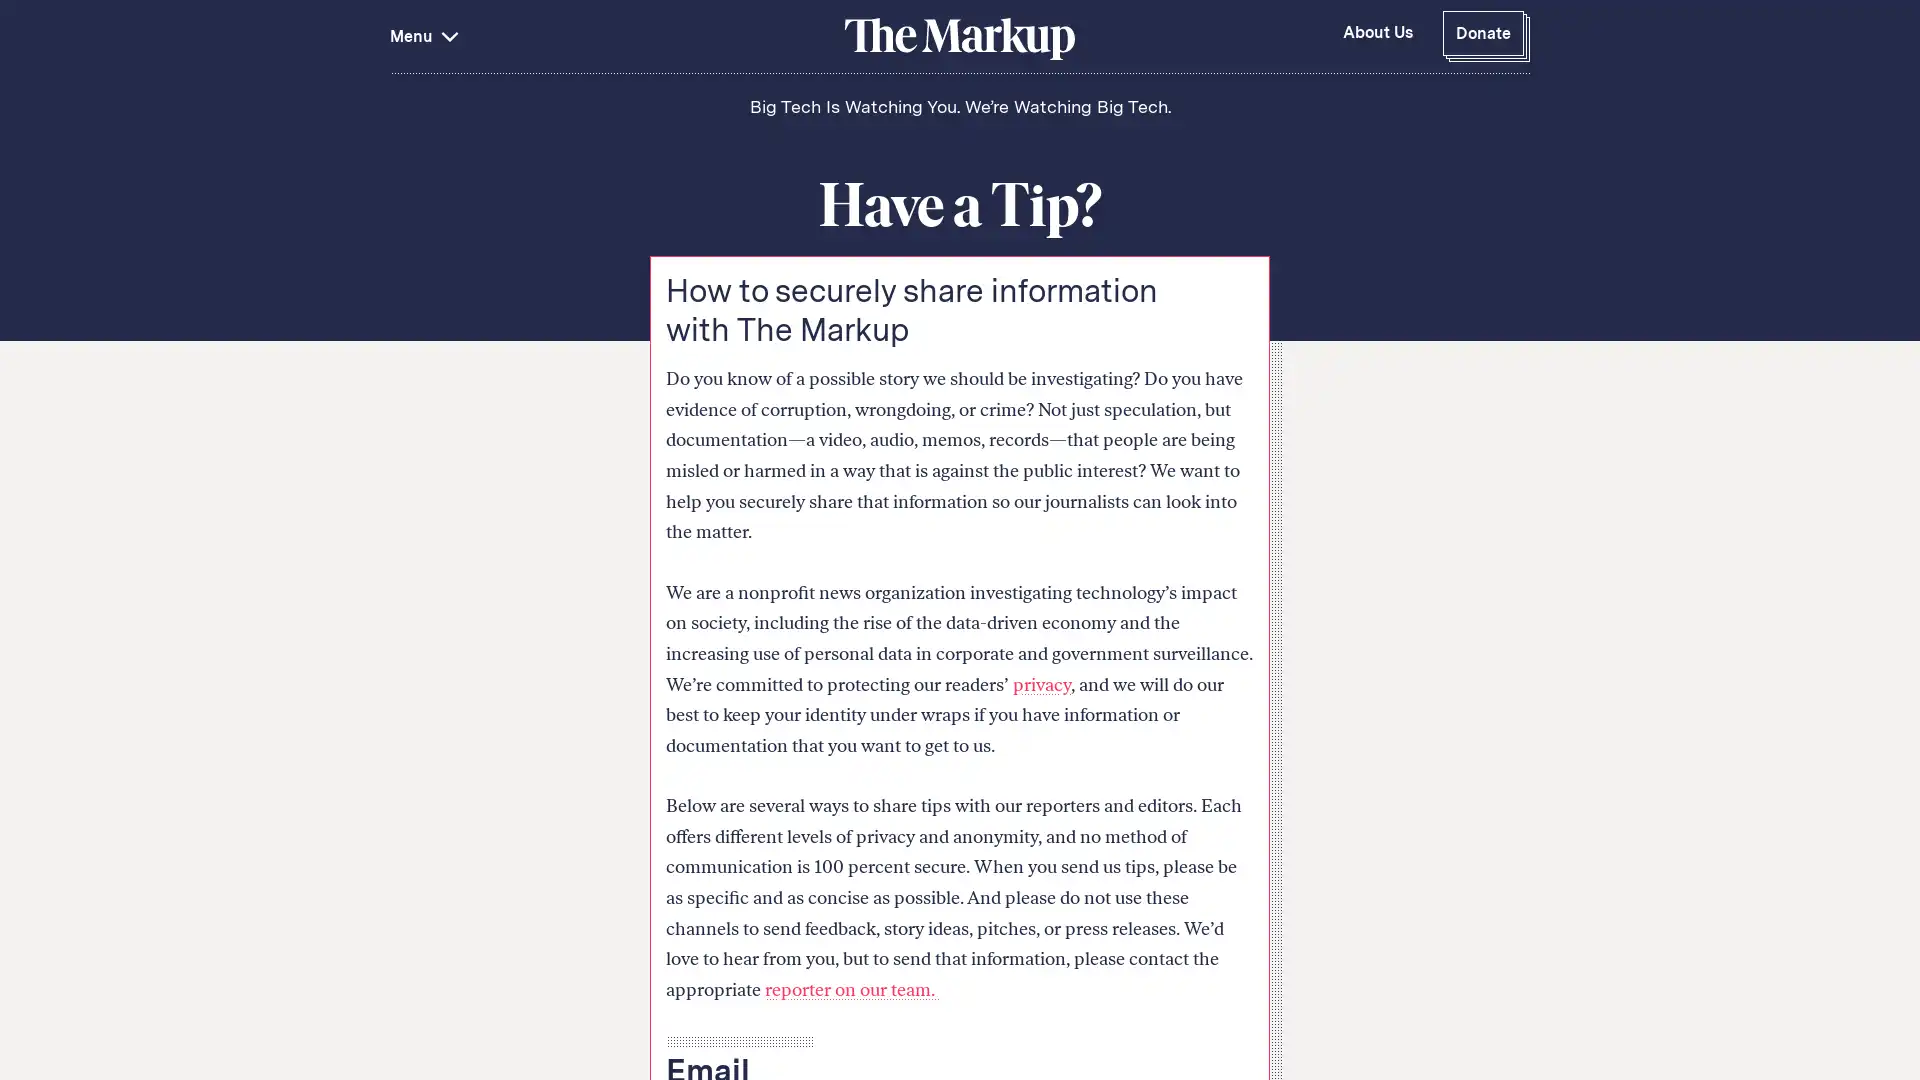  Describe the element at coordinates (1468, 957) in the screenshot. I see `Subscribe` at that location.